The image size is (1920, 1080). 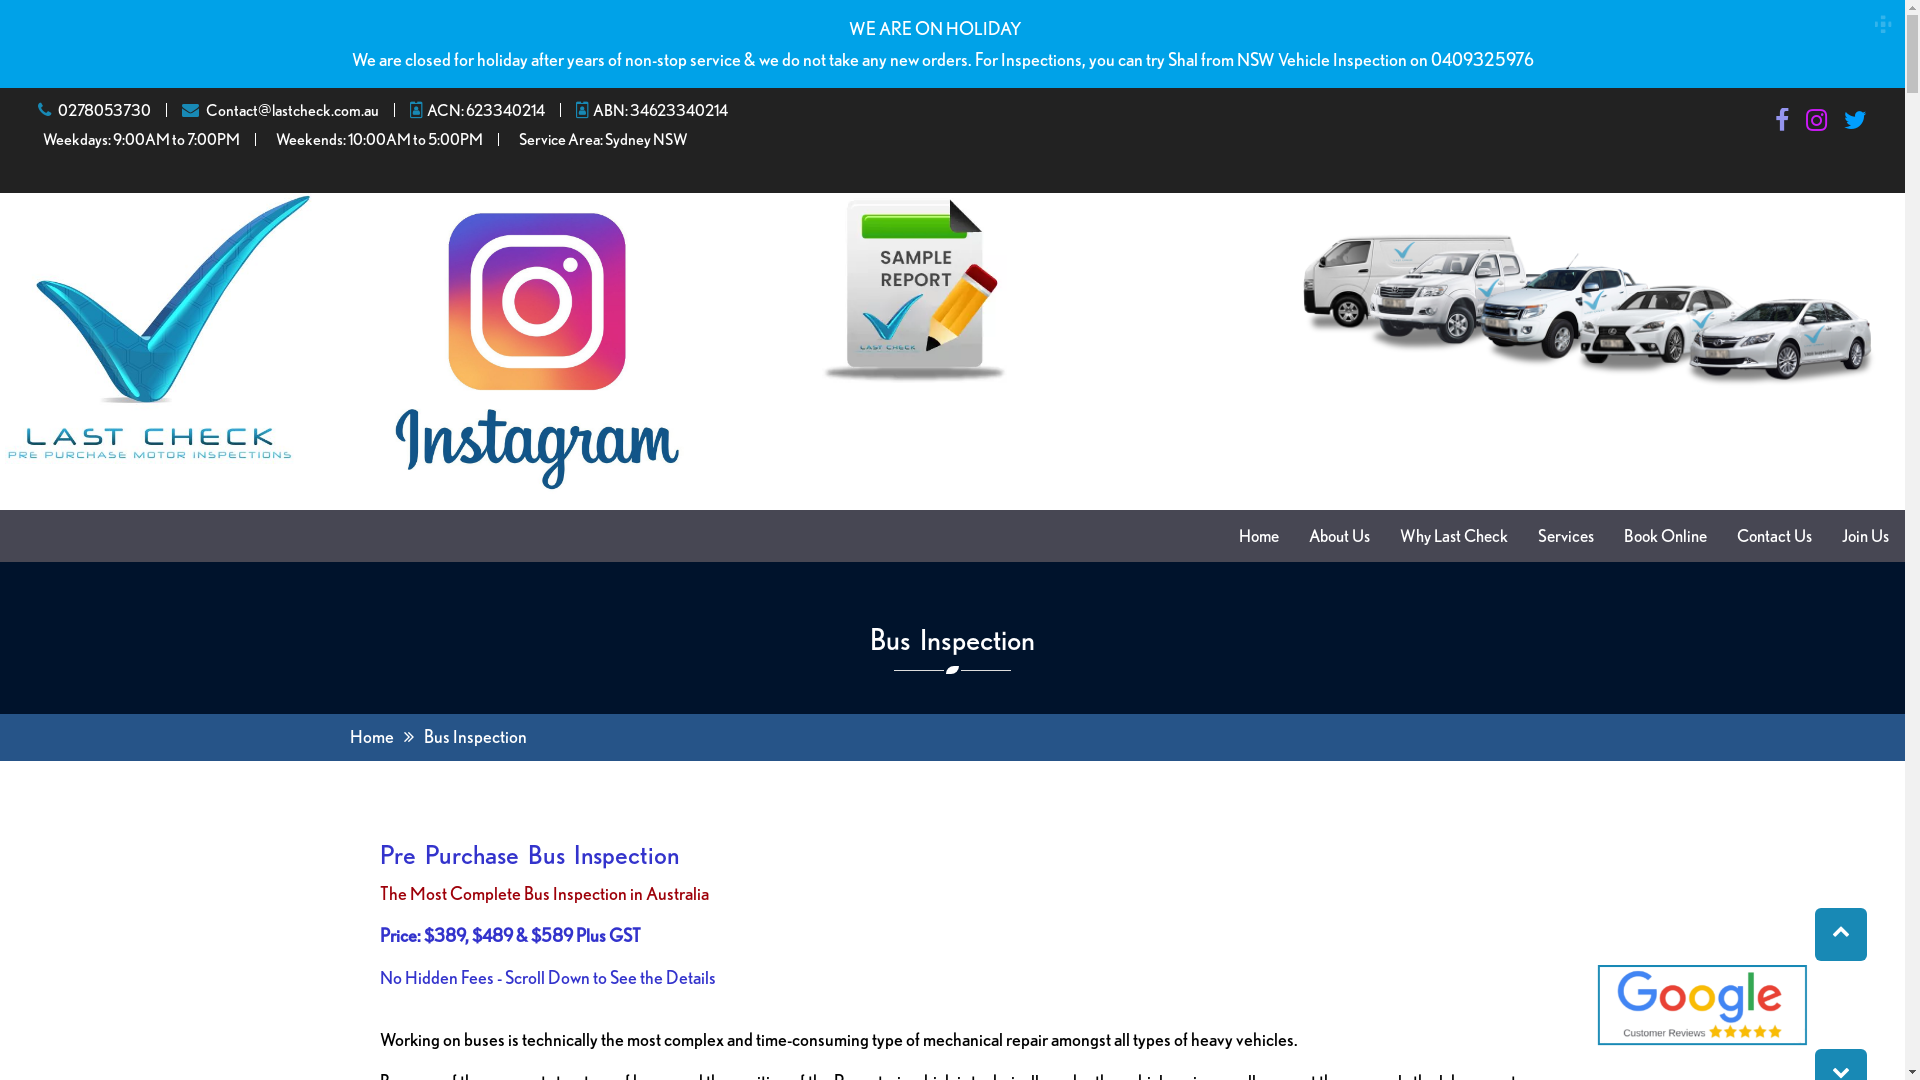 What do you see at coordinates (1665, 535) in the screenshot?
I see `'Book Online'` at bounding box center [1665, 535].